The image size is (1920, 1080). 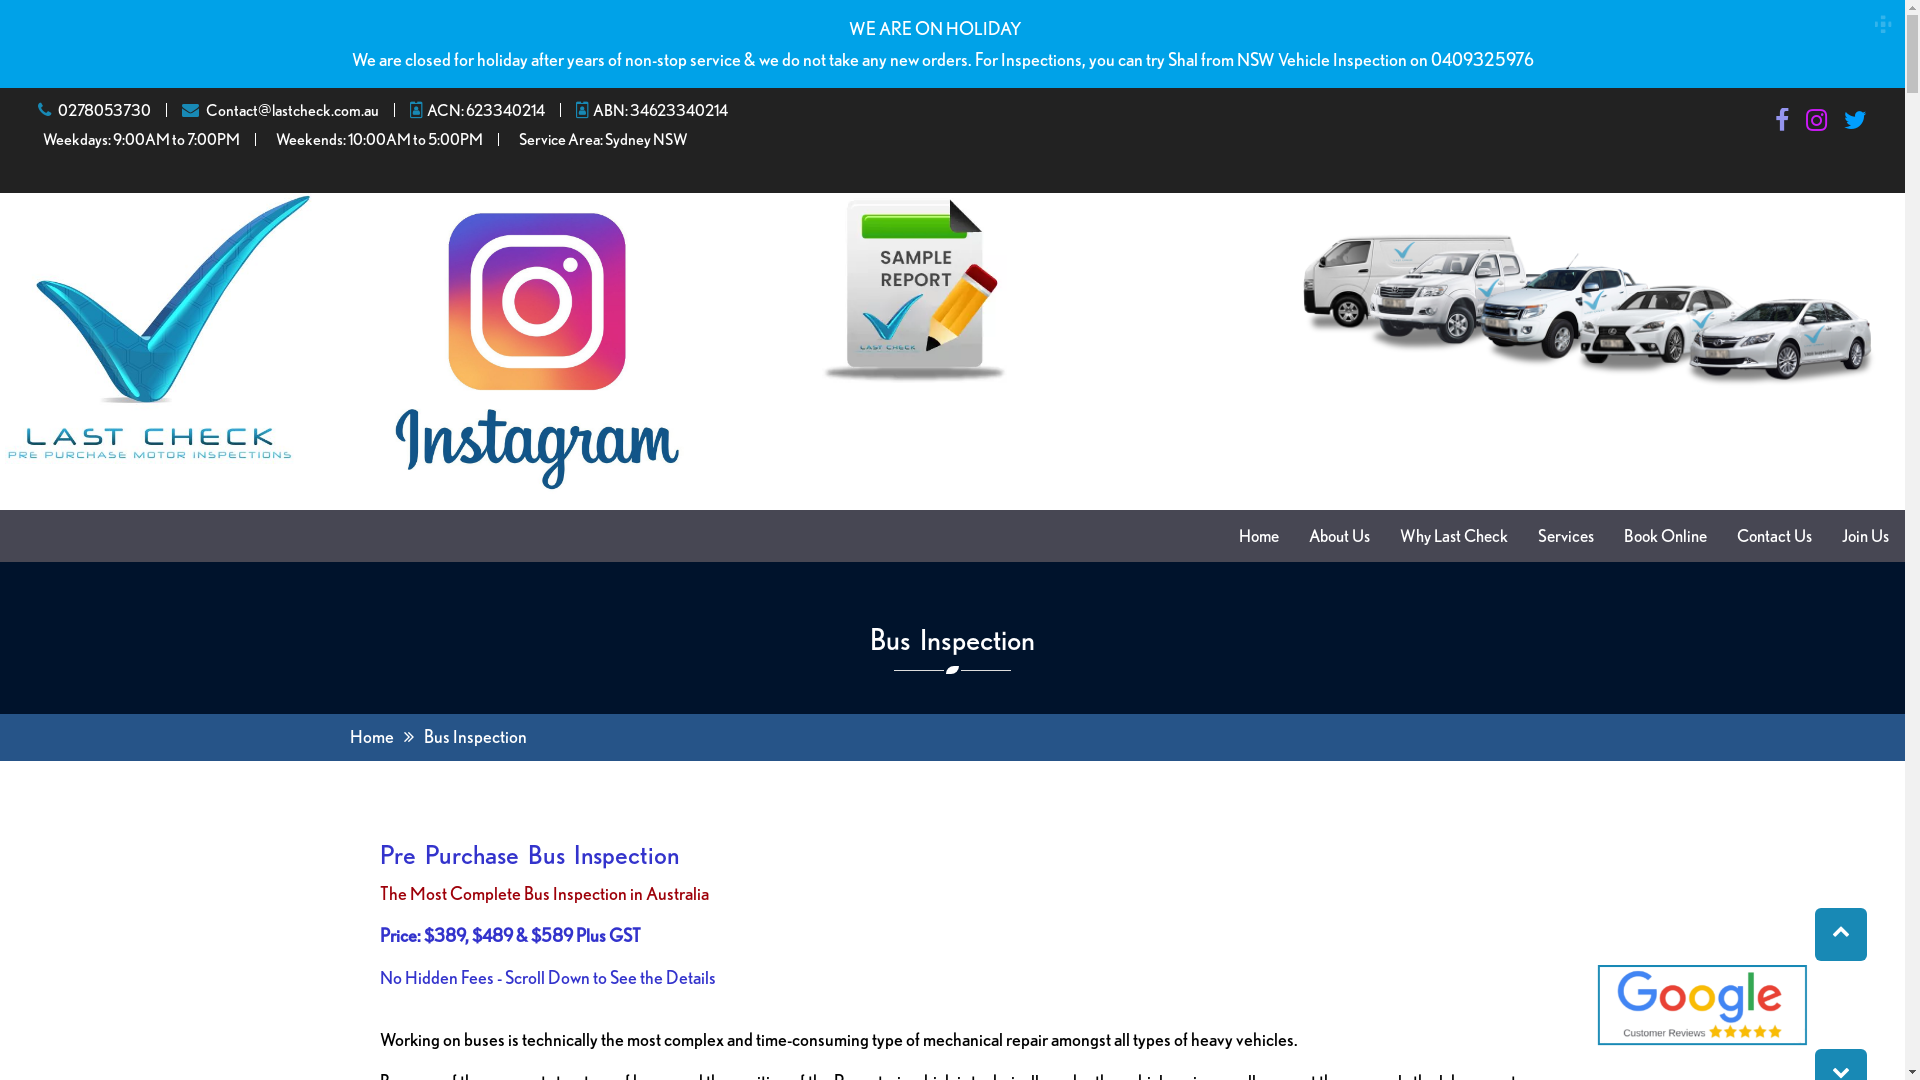 What do you see at coordinates (1665, 535) in the screenshot?
I see `'Book Online'` at bounding box center [1665, 535].